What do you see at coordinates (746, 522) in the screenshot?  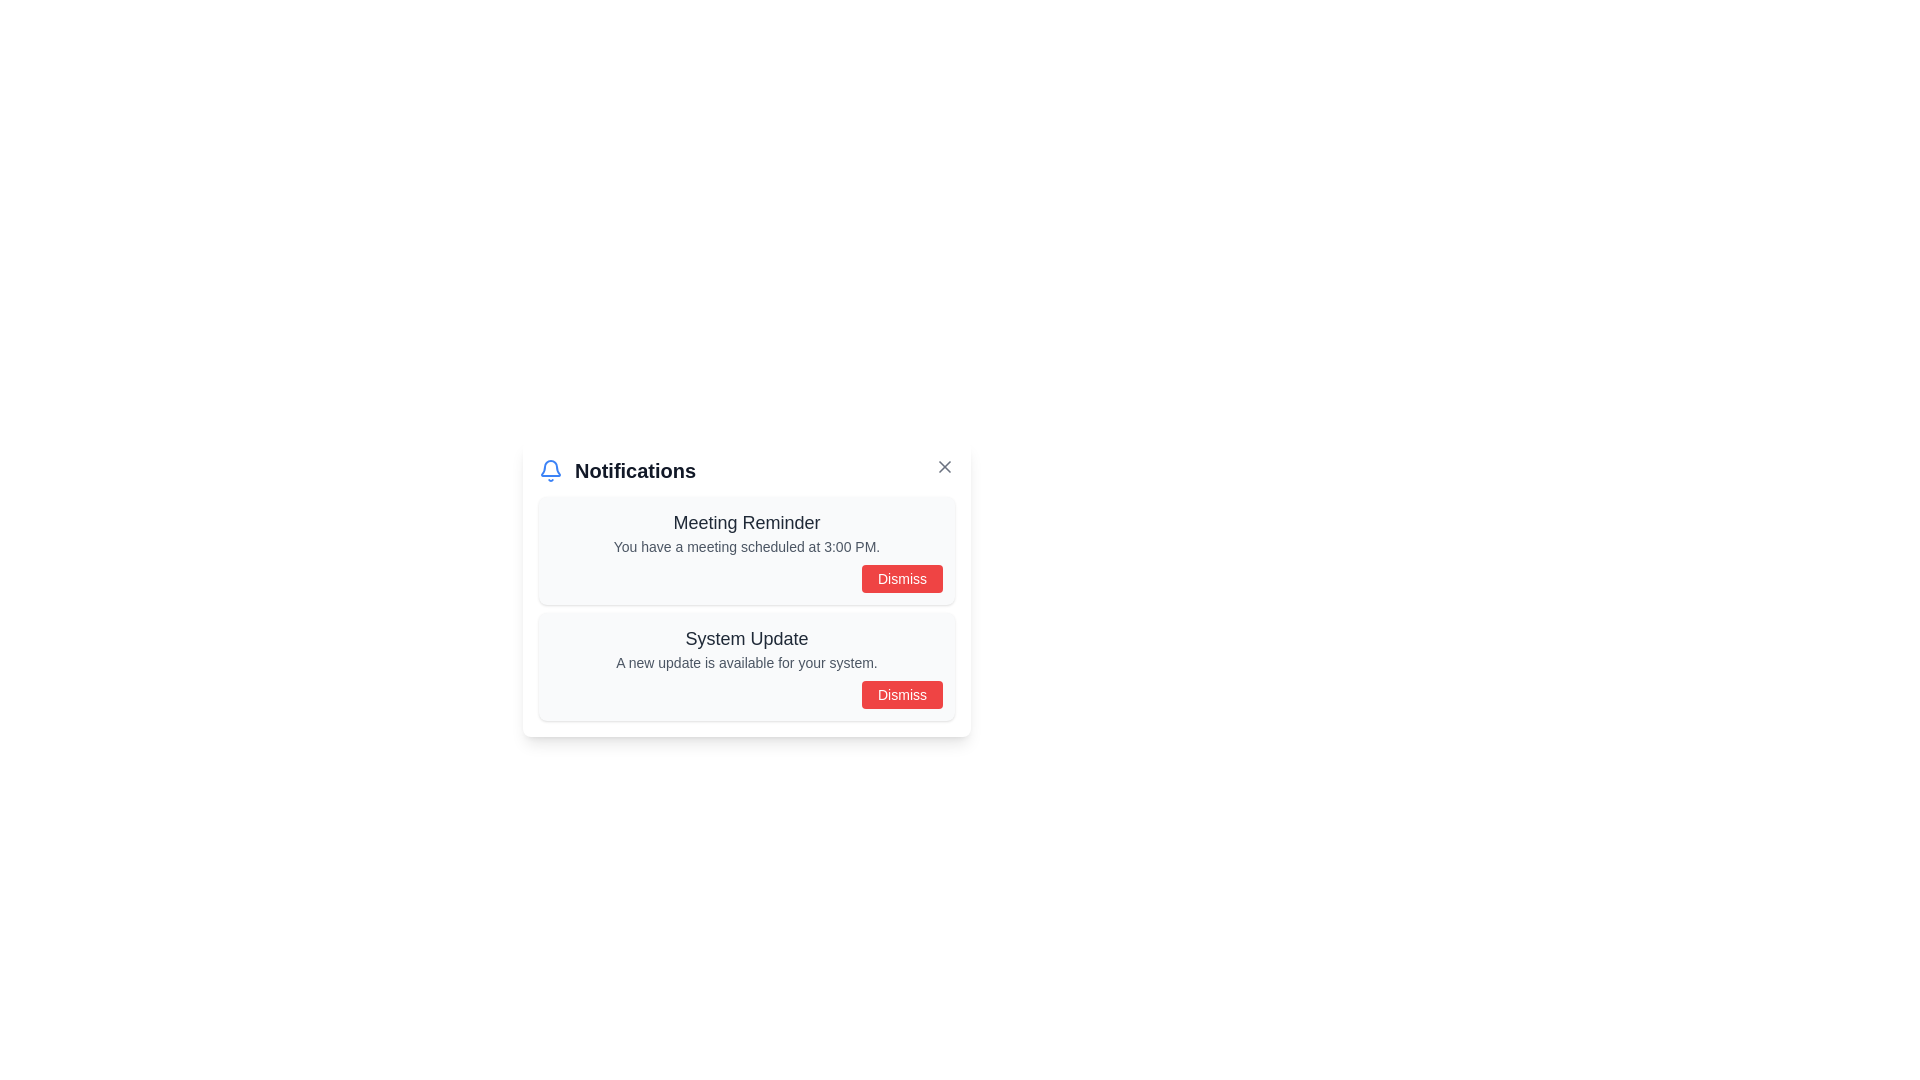 I see `the 'Meeting Reminder' text label, which is a bold, dark gray heading prominently displayed at the top of the notification box` at bounding box center [746, 522].